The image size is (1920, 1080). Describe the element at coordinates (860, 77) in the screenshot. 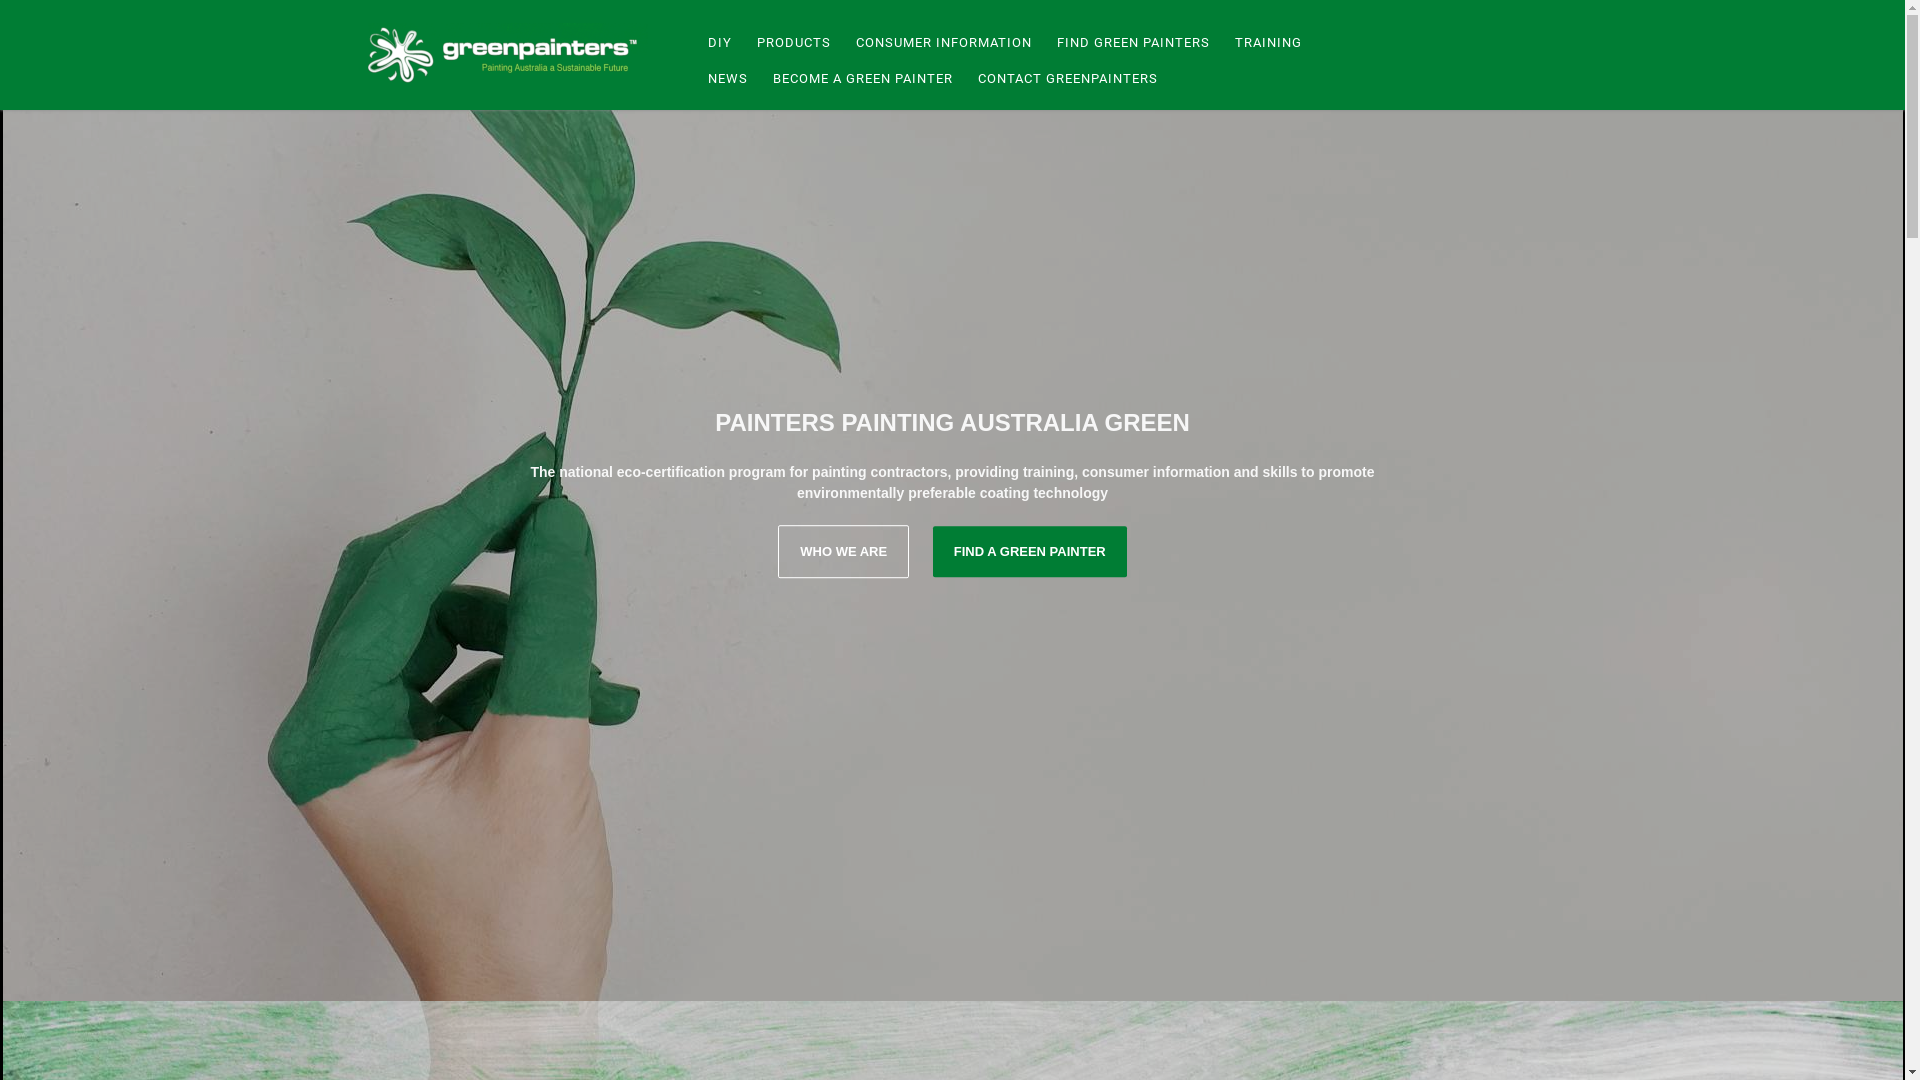

I see `'BECOME A GREEN PAINTER'` at that location.